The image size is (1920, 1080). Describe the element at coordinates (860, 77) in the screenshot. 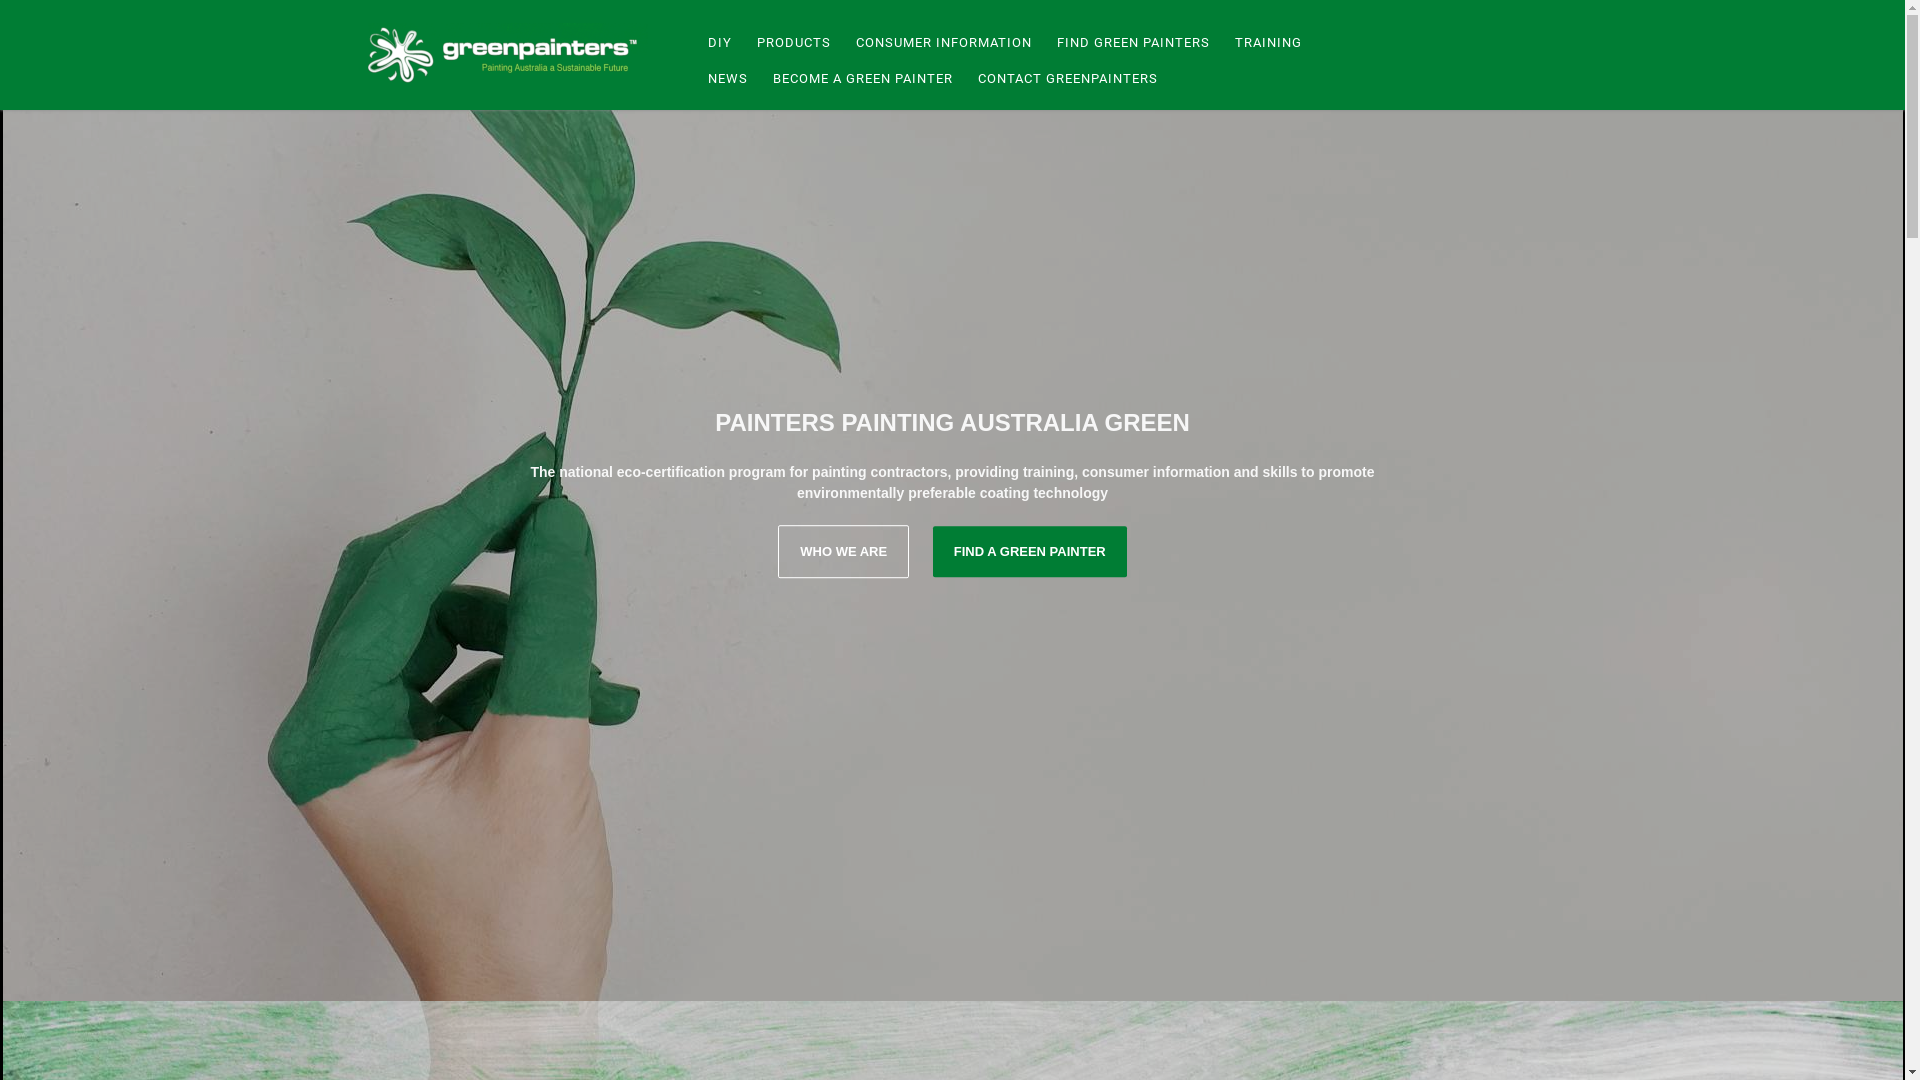

I see `'BECOME A GREEN PAINTER'` at that location.